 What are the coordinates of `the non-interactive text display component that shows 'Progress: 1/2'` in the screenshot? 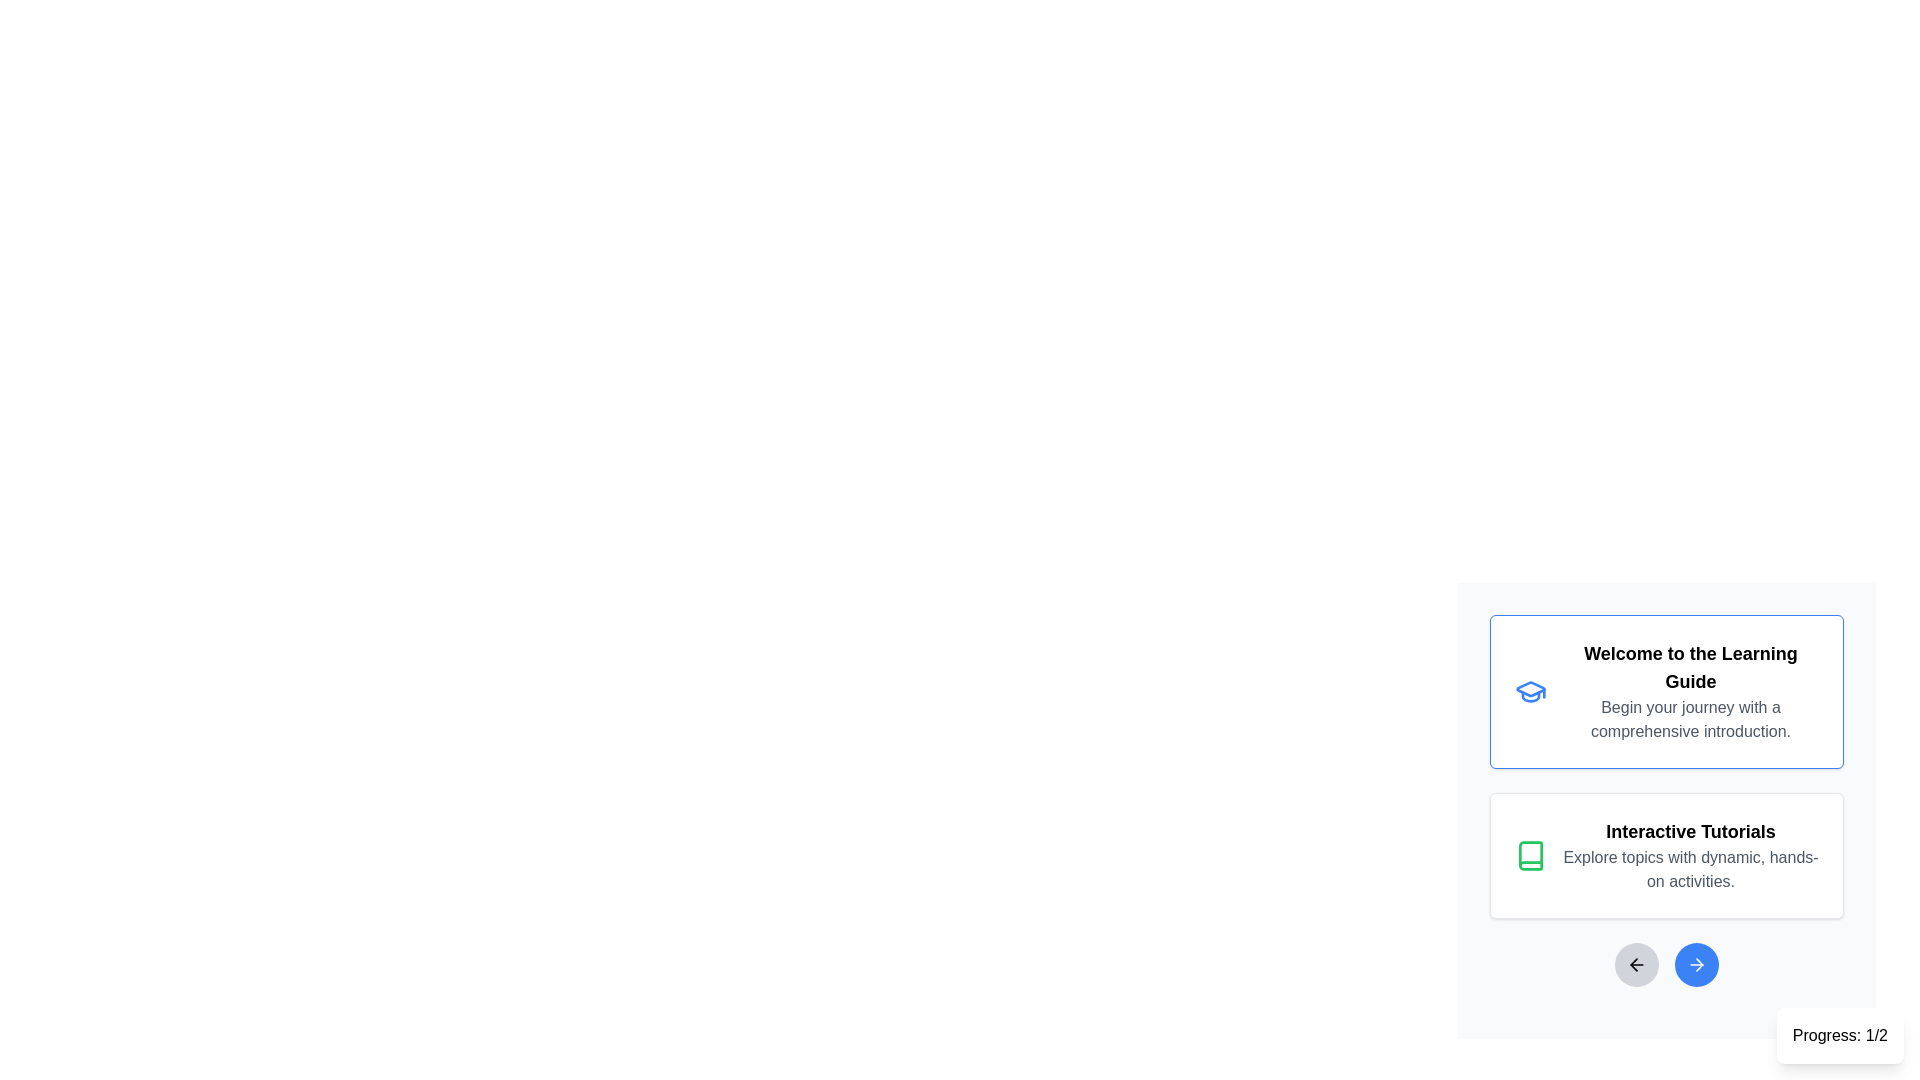 It's located at (1840, 1035).